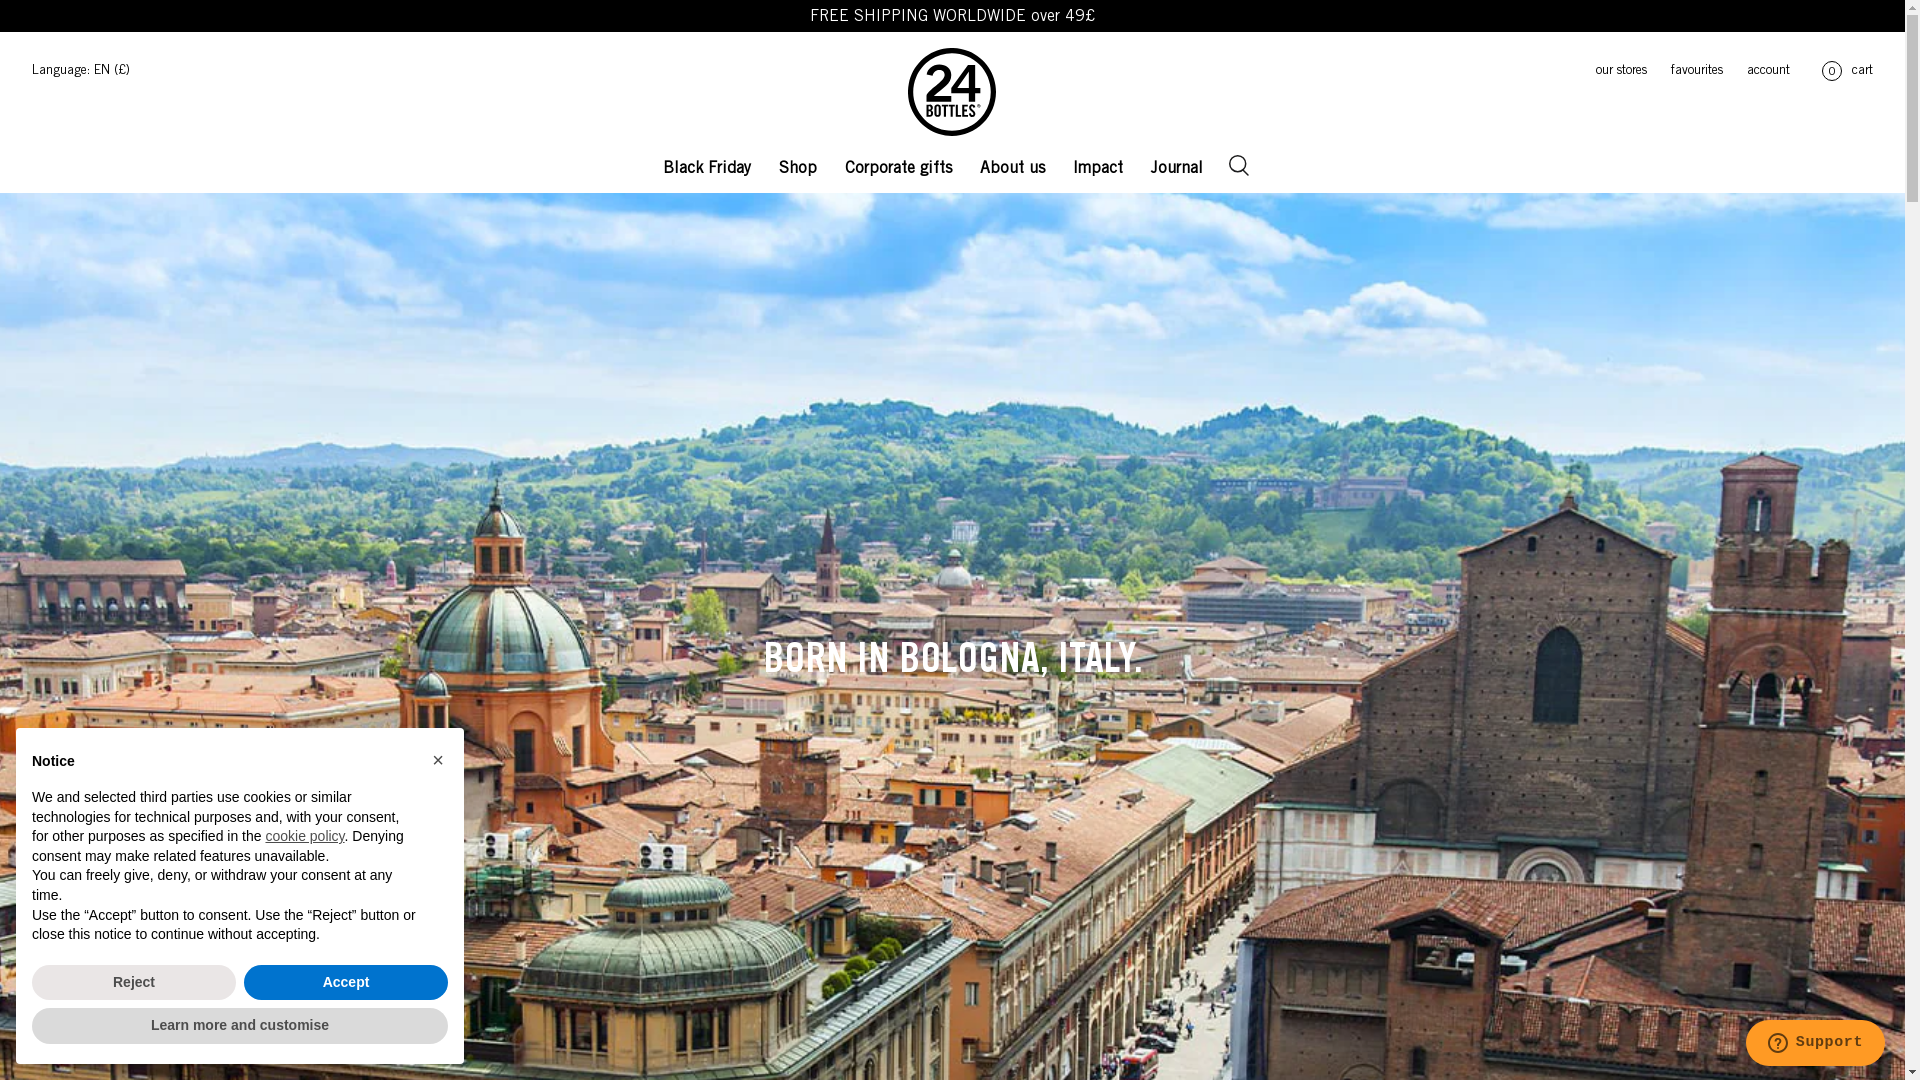  What do you see at coordinates (1814, 1044) in the screenshot?
I see `'Opens a widget where you can find more information'` at bounding box center [1814, 1044].